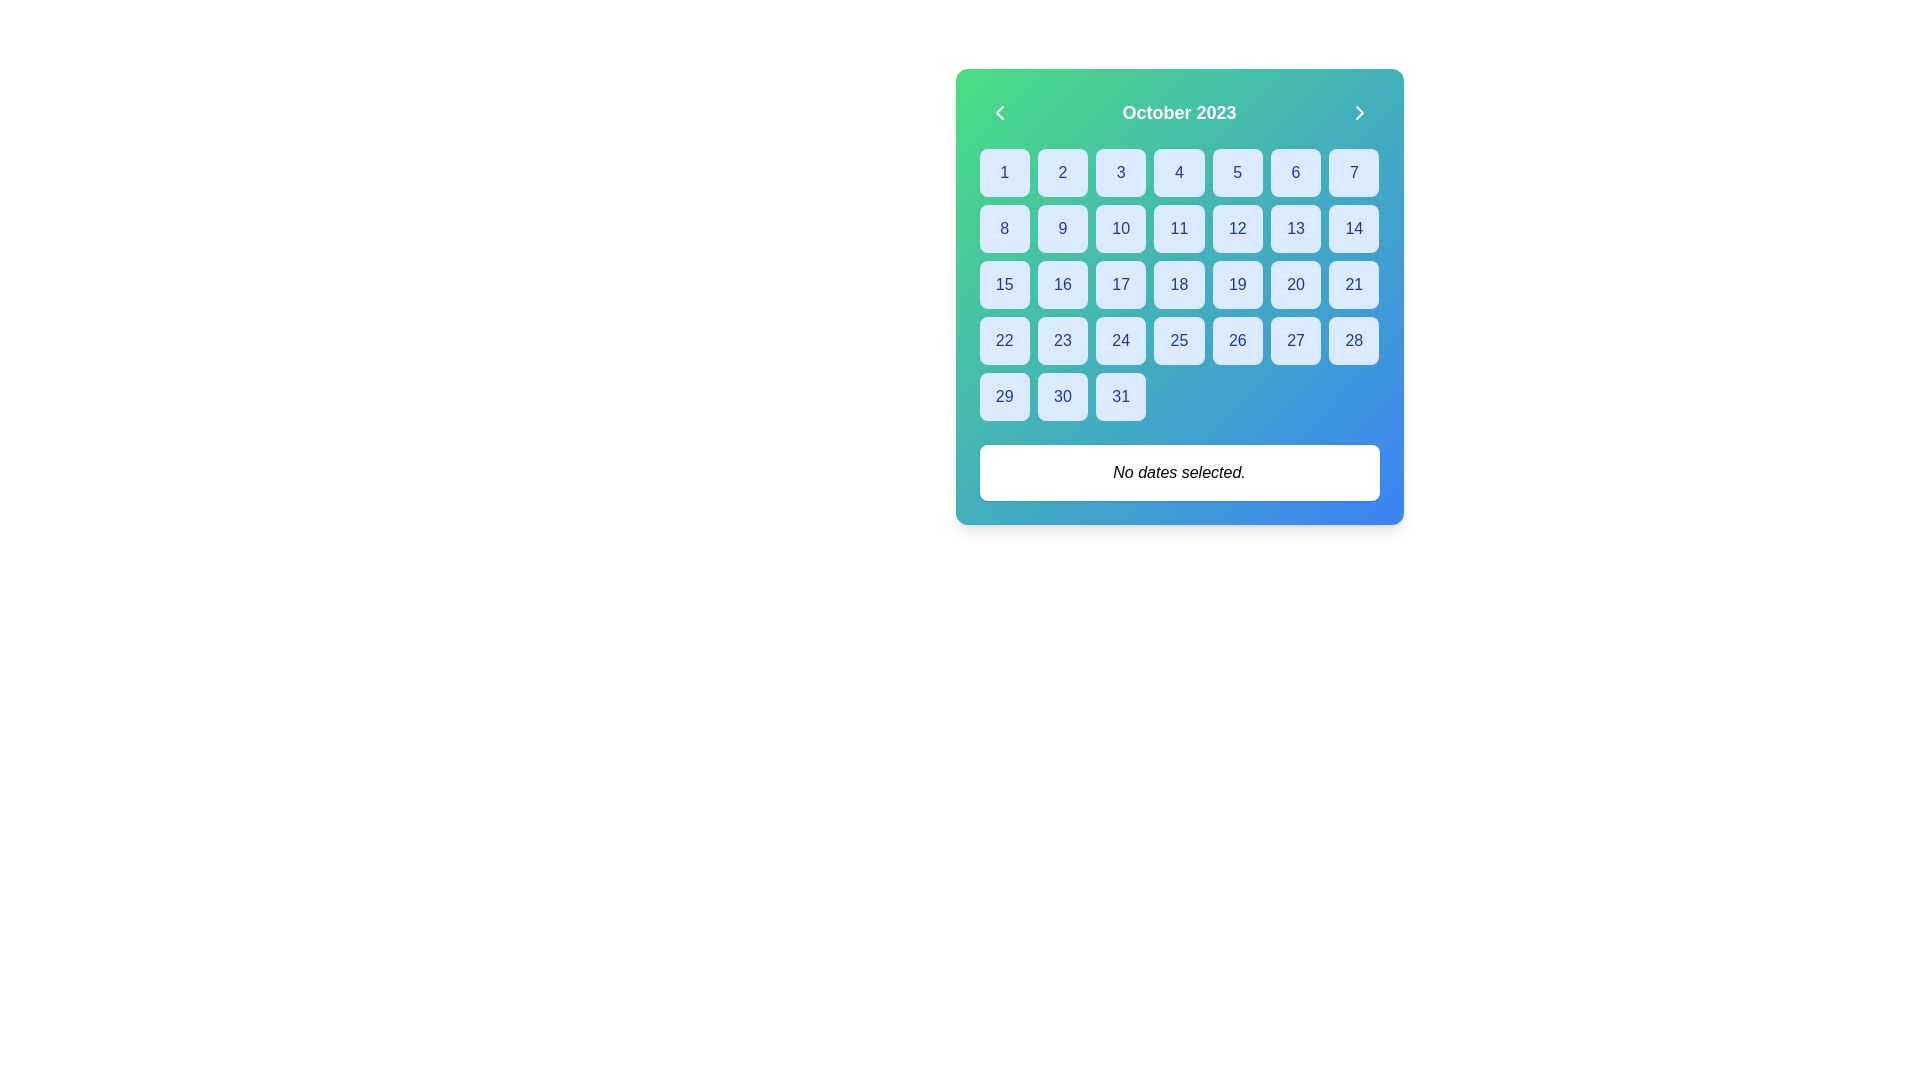  Describe the element at coordinates (1121, 397) in the screenshot. I see `the button in the bottom-right corner of the calendar grid` at that location.